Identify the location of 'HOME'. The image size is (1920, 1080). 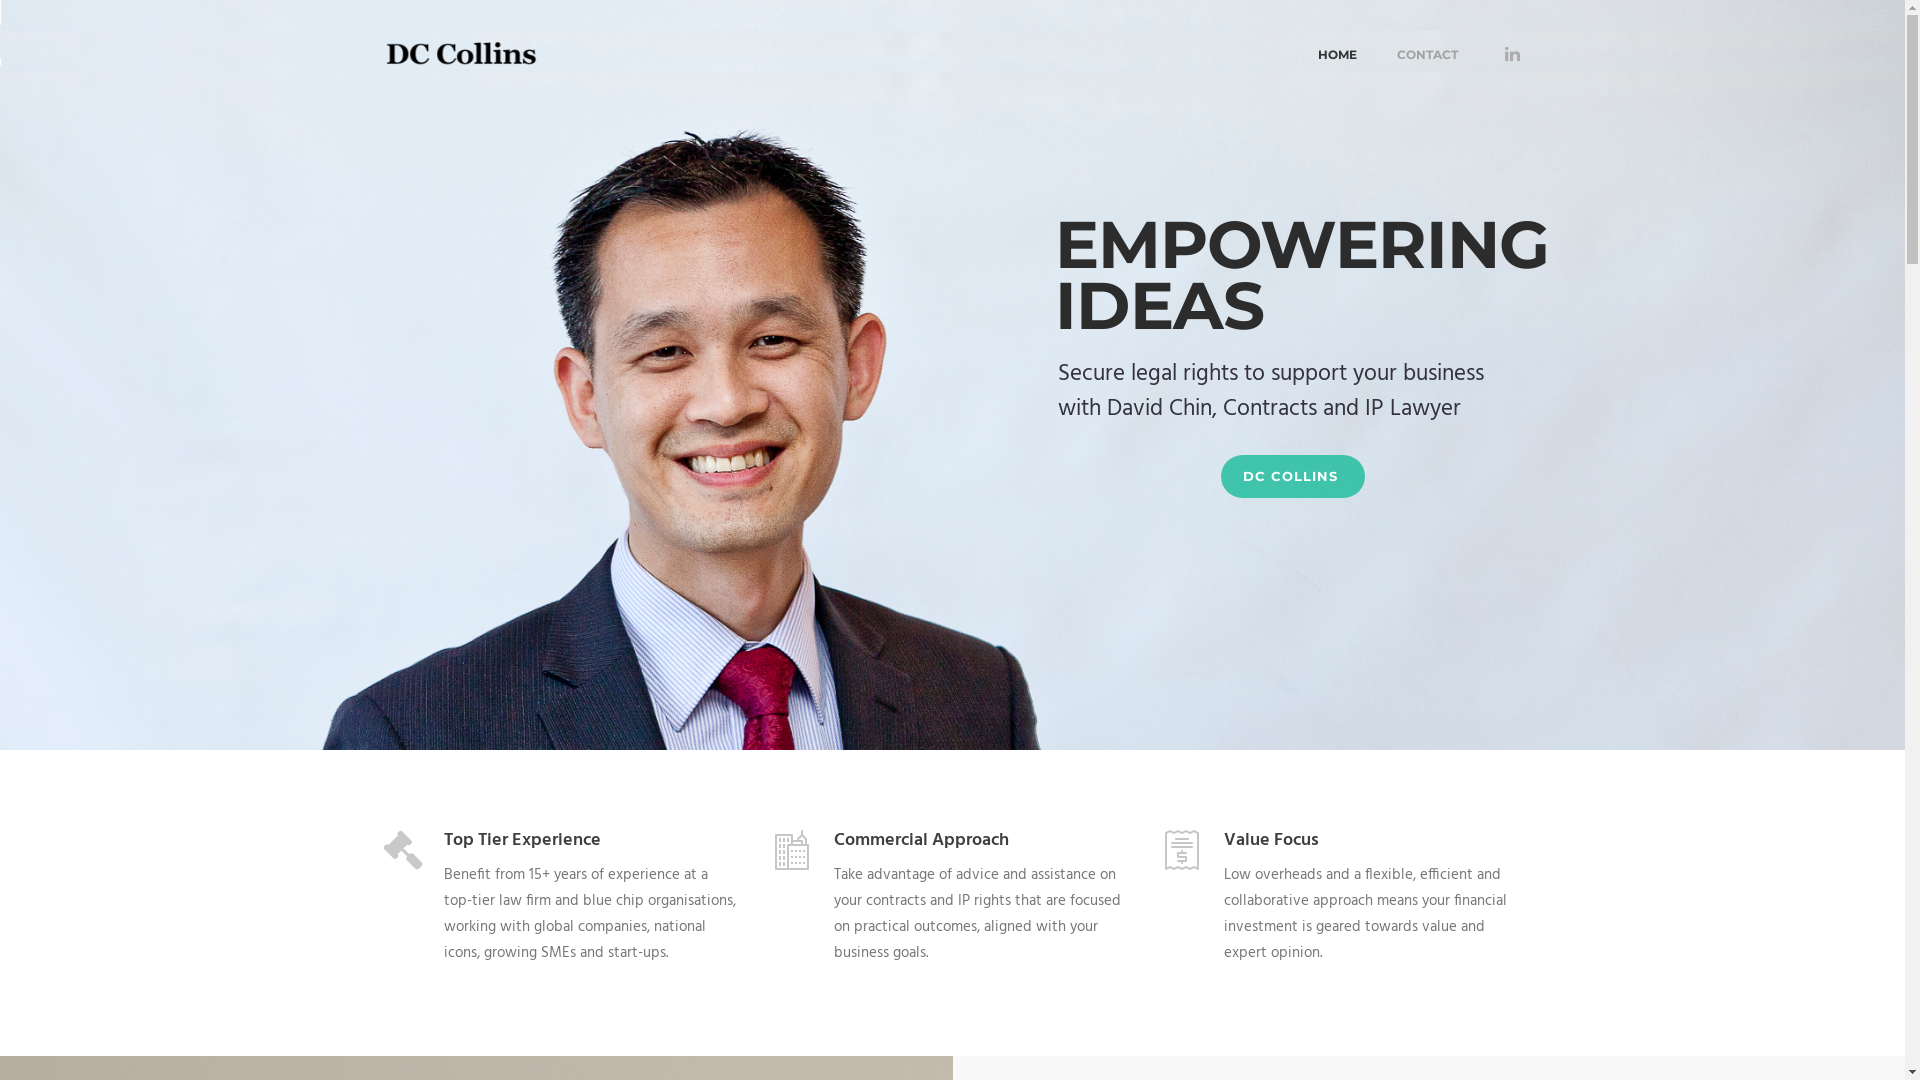
(1337, 51).